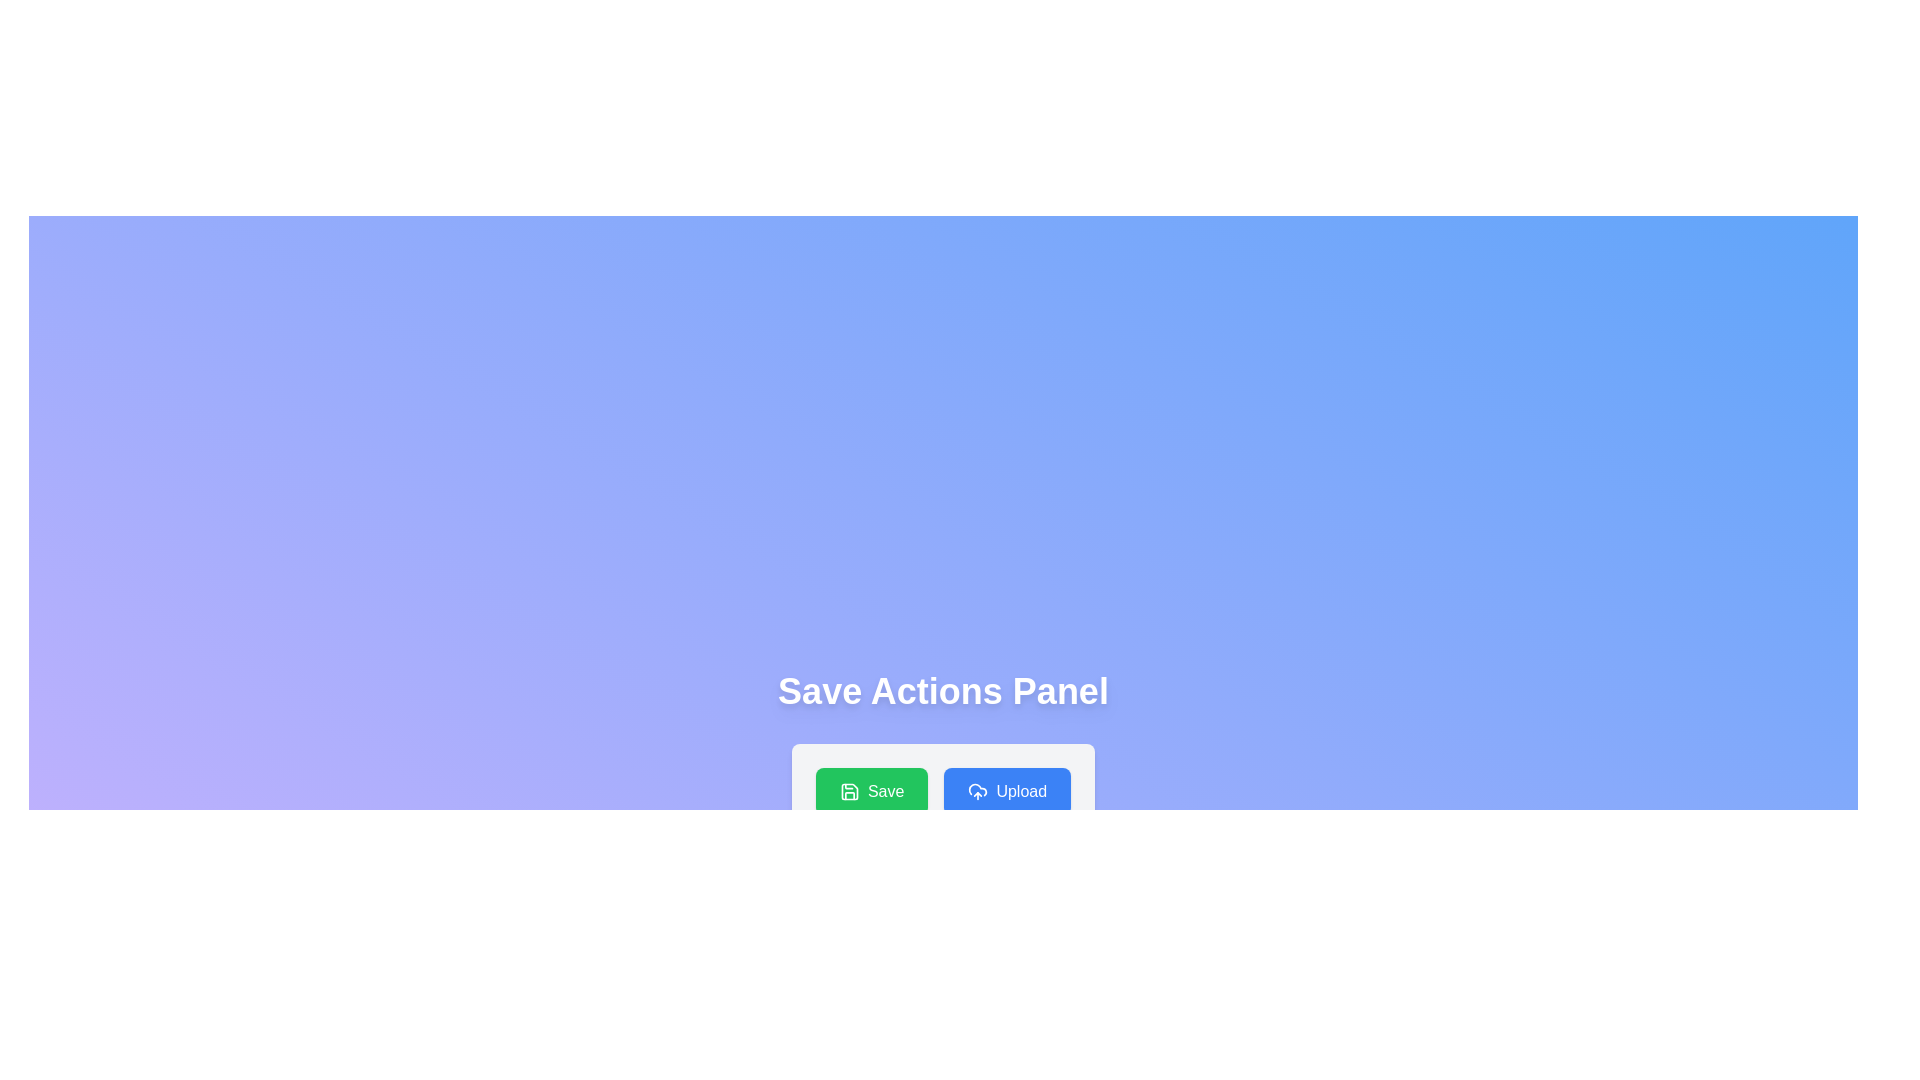  I want to click on the cloud-shaped upload icon with a blue background and white lines, which is part of the 'Upload' button located on the right side of the 'Save' button, so click(978, 790).